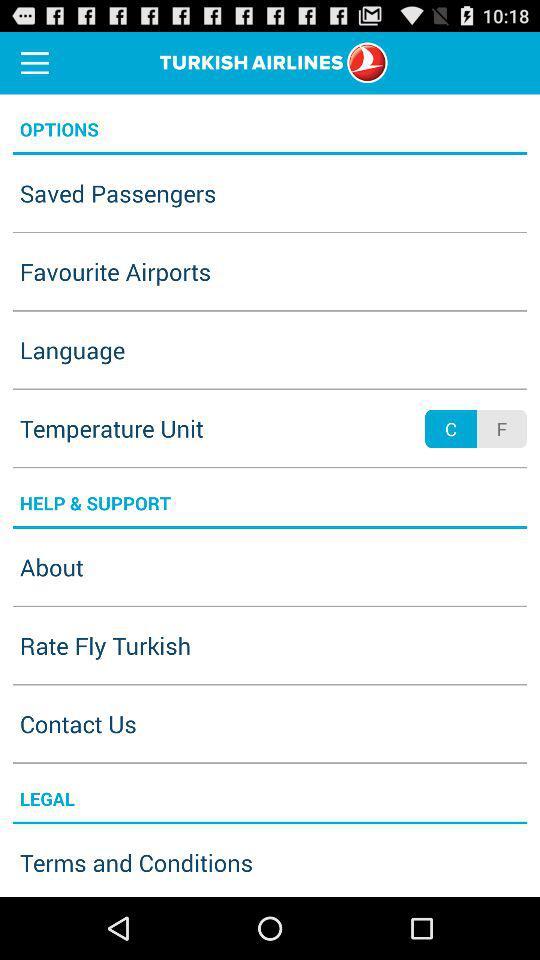  What do you see at coordinates (451, 429) in the screenshot?
I see `icon next to the f` at bounding box center [451, 429].